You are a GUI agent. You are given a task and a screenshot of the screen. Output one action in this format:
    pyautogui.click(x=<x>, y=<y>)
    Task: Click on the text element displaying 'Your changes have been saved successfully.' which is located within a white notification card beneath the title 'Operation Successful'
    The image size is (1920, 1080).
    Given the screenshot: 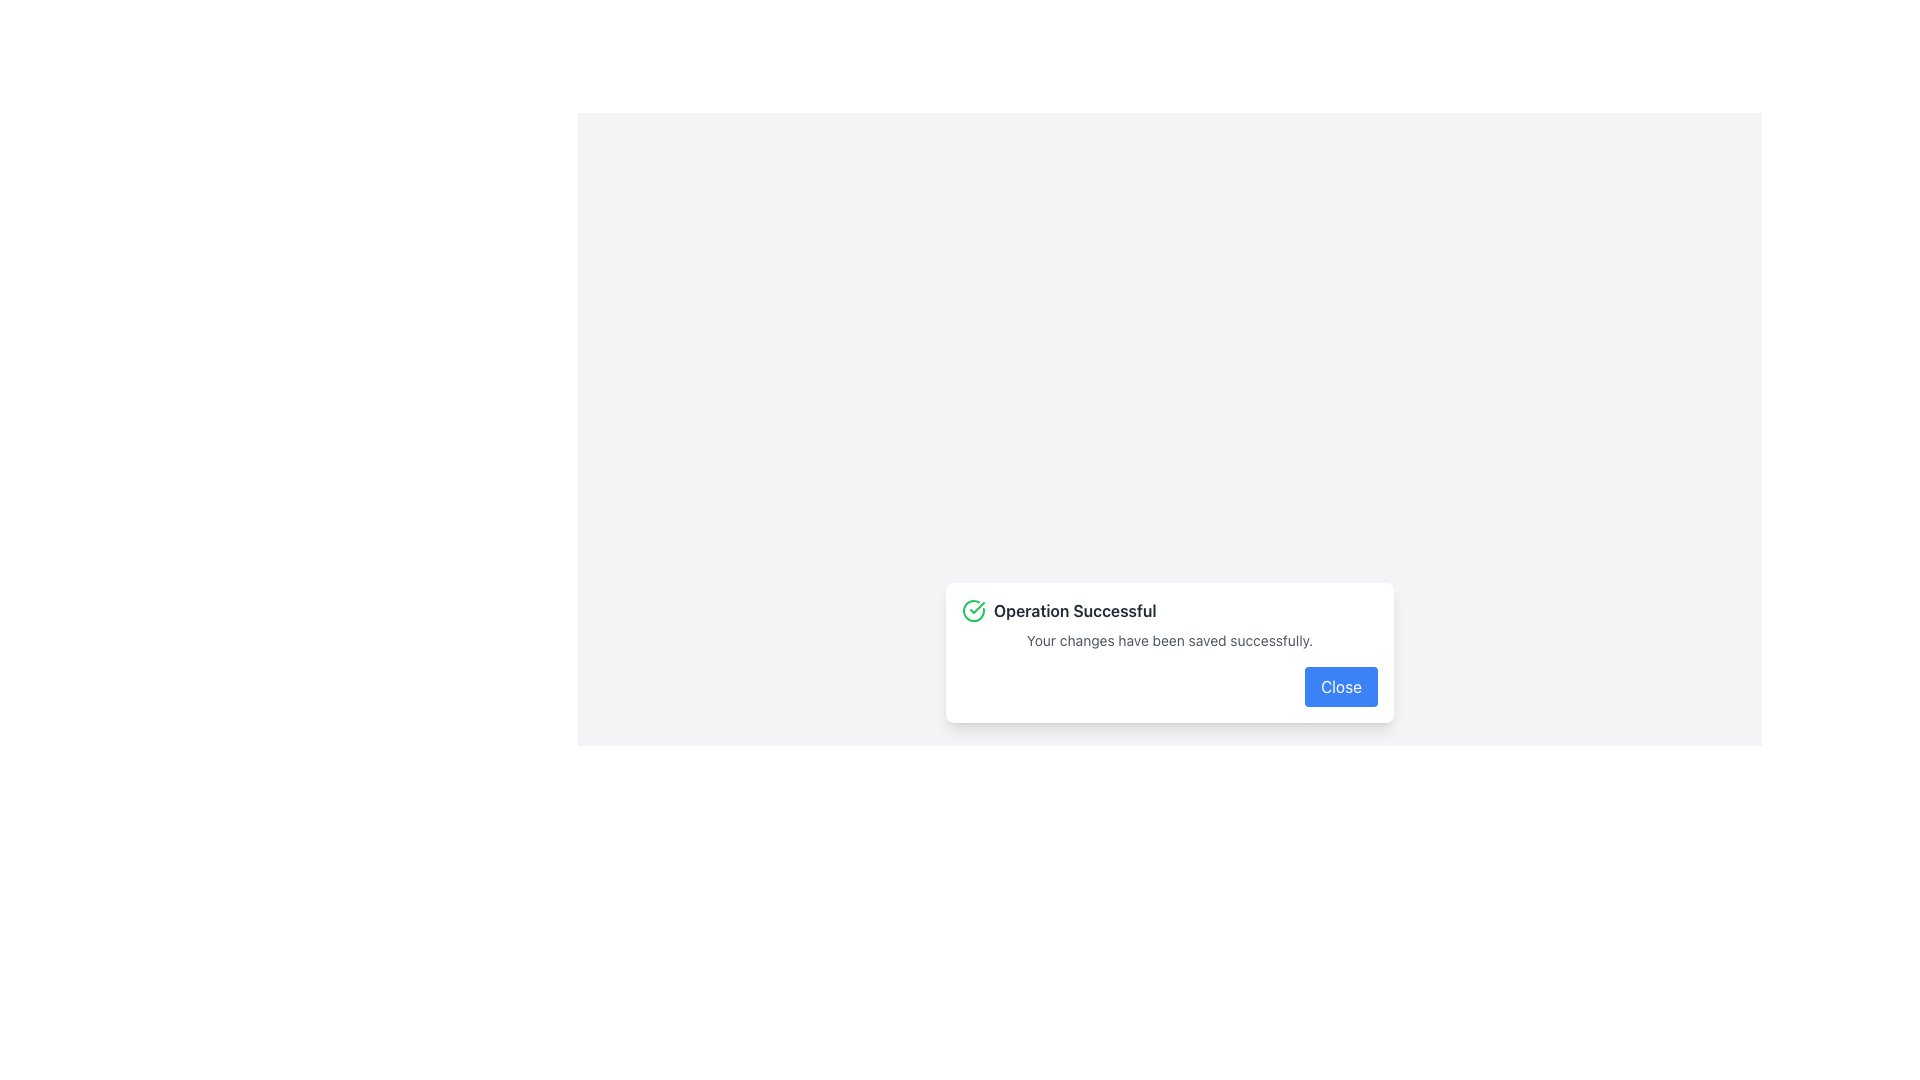 What is the action you would take?
    pyautogui.click(x=1170, y=640)
    